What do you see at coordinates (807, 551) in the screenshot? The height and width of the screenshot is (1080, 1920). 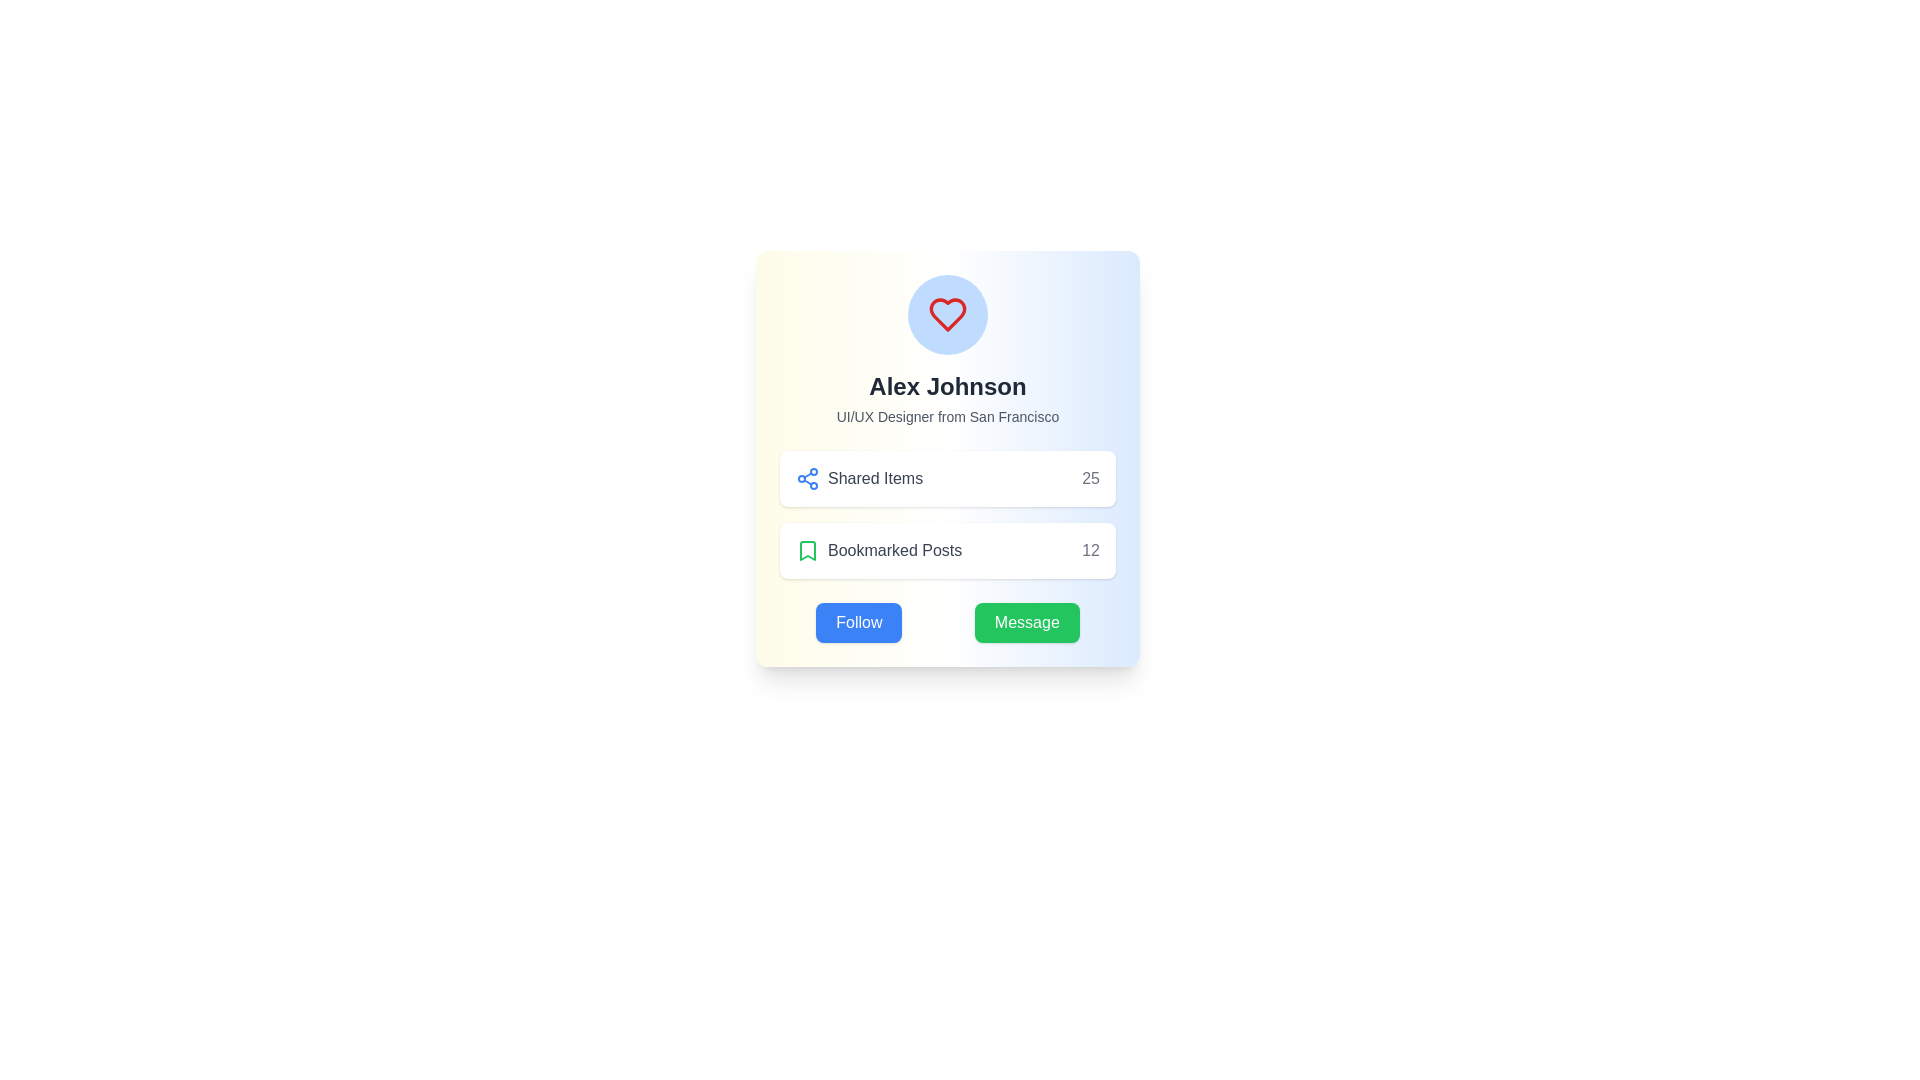 I see `bookmark icon element, which is a green outlined vertical rectangular shape with a triangular tip, using developer tools` at bounding box center [807, 551].